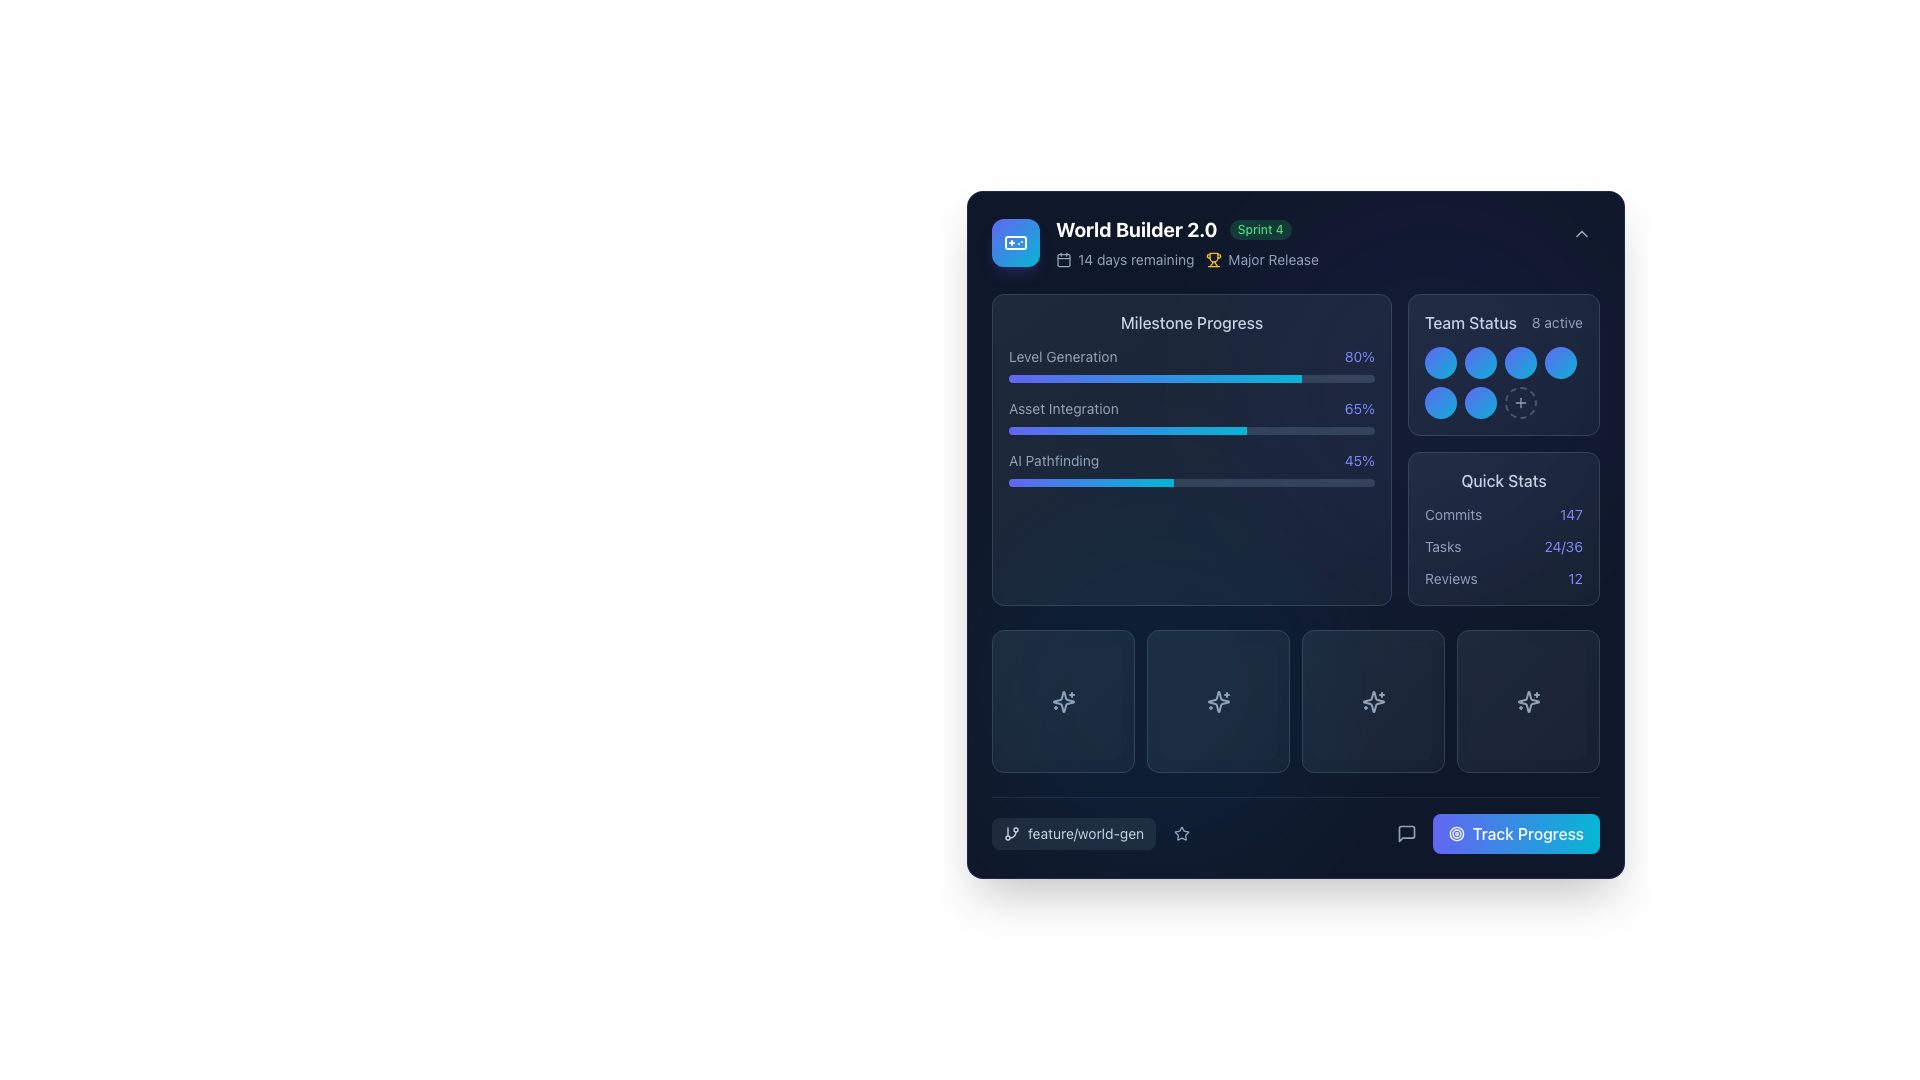  What do you see at coordinates (1359, 407) in the screenshot?
I see `the text label displaying '65%' in indigo color located in the right part of the 'Asset Integration' row within the 'Milestone Progress' section` at bounding box center [1359, 407].